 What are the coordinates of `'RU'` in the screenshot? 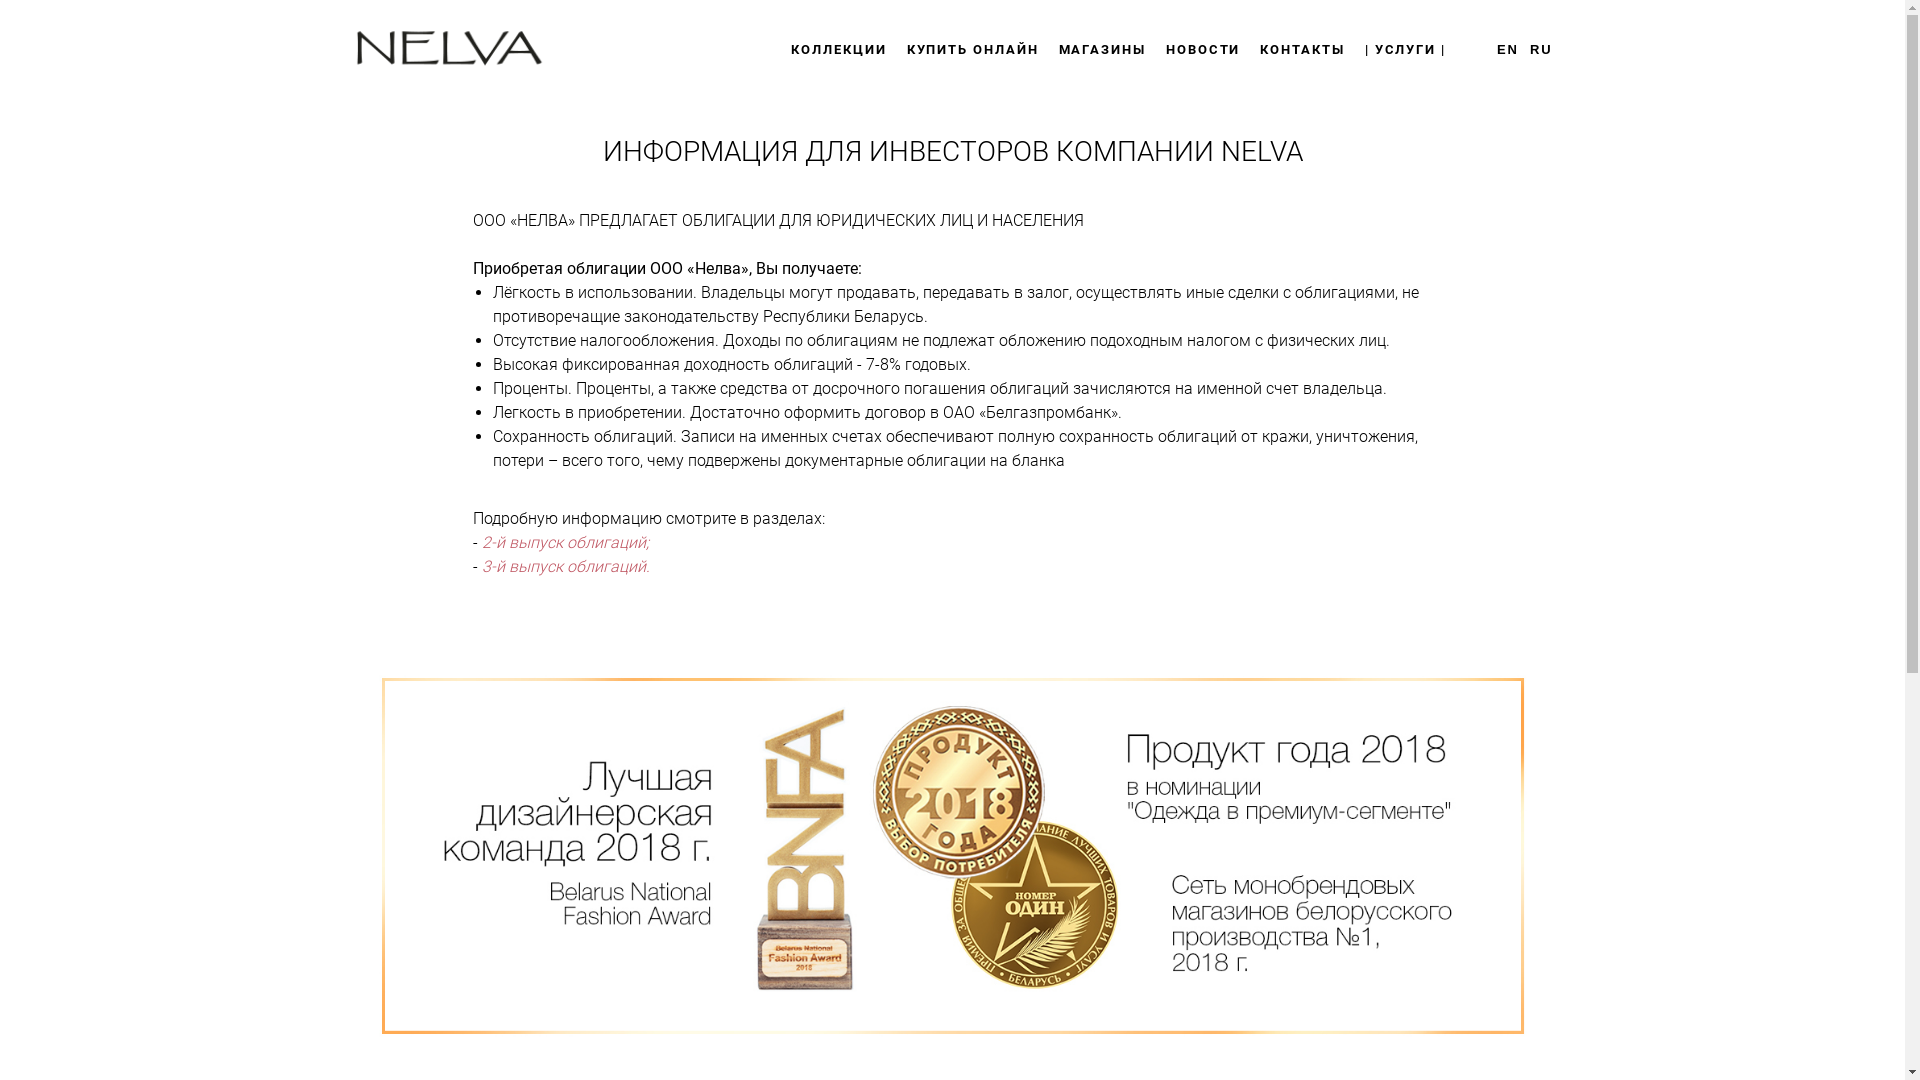 It's located at (1540, 48).